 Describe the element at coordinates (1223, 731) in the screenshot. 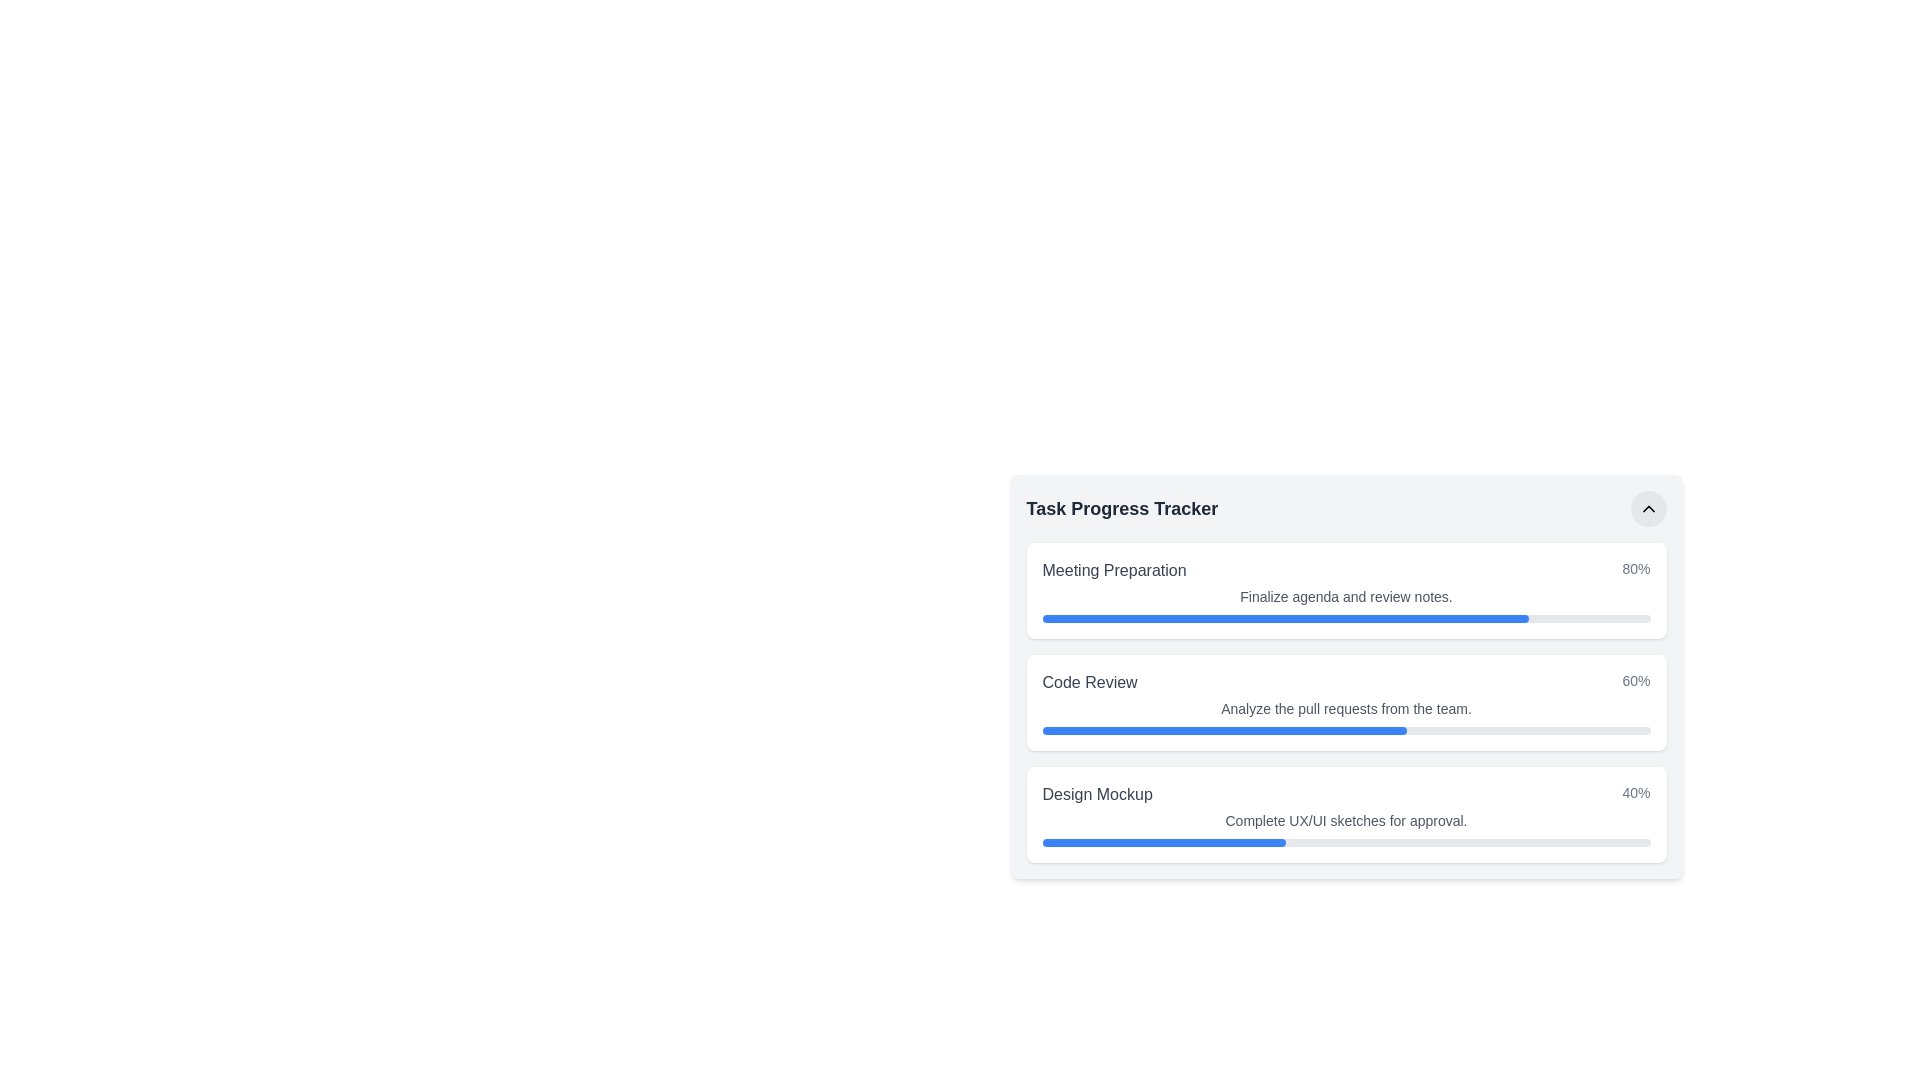

I see `the blue progress bar indicating 60% completion within the gray background bar in the 'Task Progress Tracker' section labeled 'Code Review'` at that location.